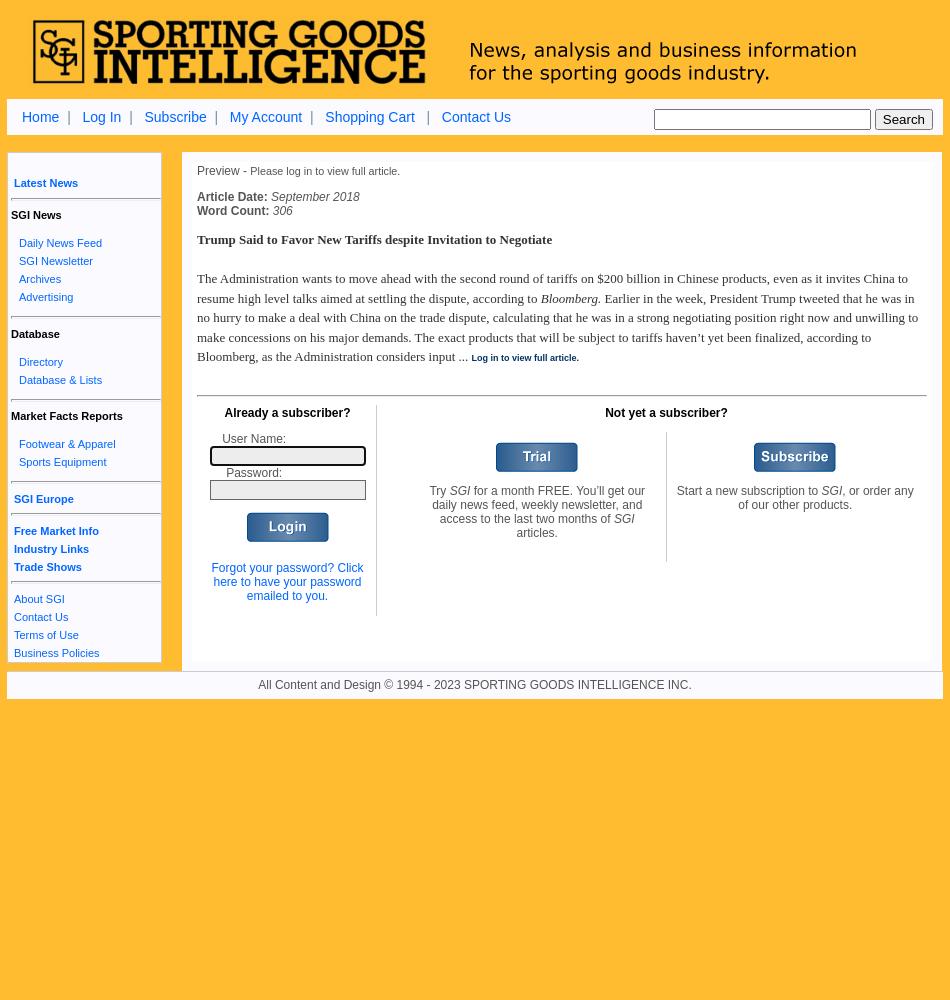 Image resolution: width=950 pixels, height=1000 pixels. What do you see at coordinates (285, 413) in the screenshot?
I see `'Already a subscriber?'` at bounding box center [285, 413].